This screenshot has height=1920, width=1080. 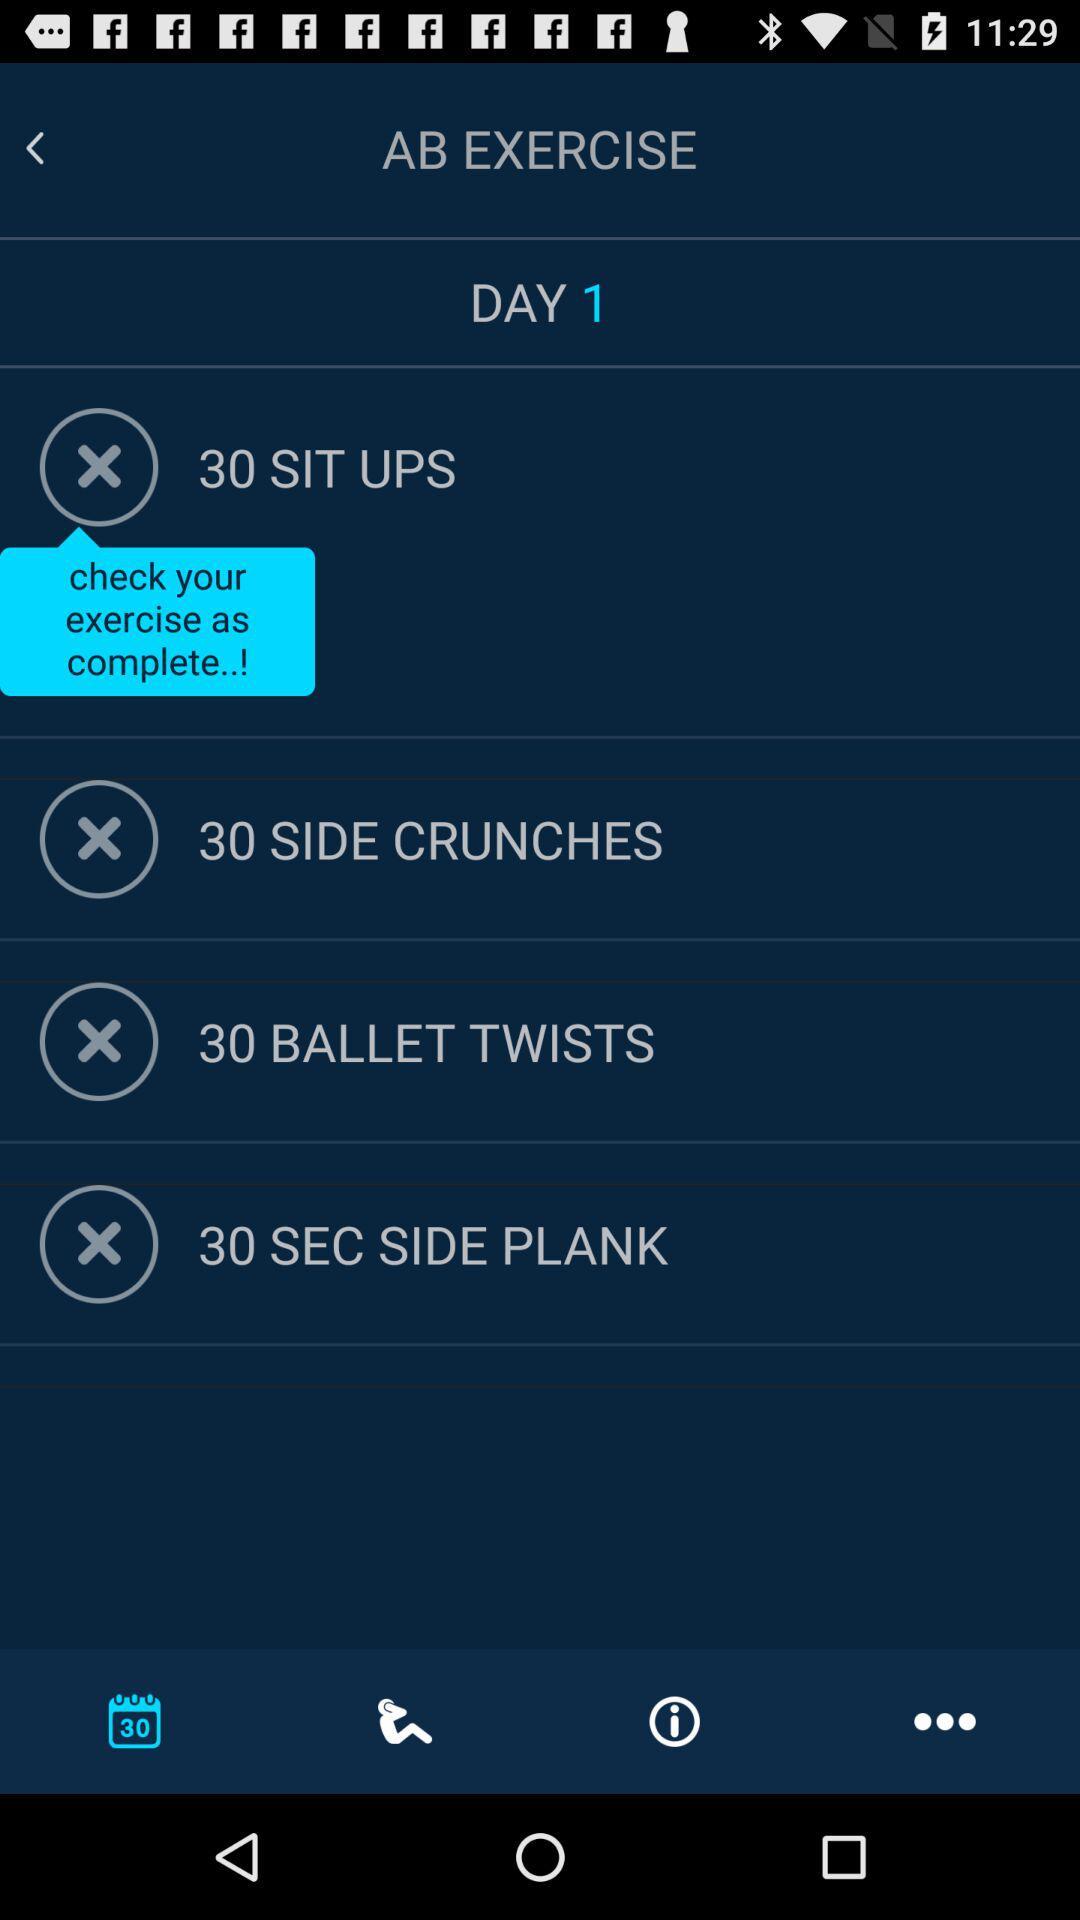 What do you see at coordinates (99, 466) in the screenshot?
I see `check exercise done` at bounding box center [99, 466].